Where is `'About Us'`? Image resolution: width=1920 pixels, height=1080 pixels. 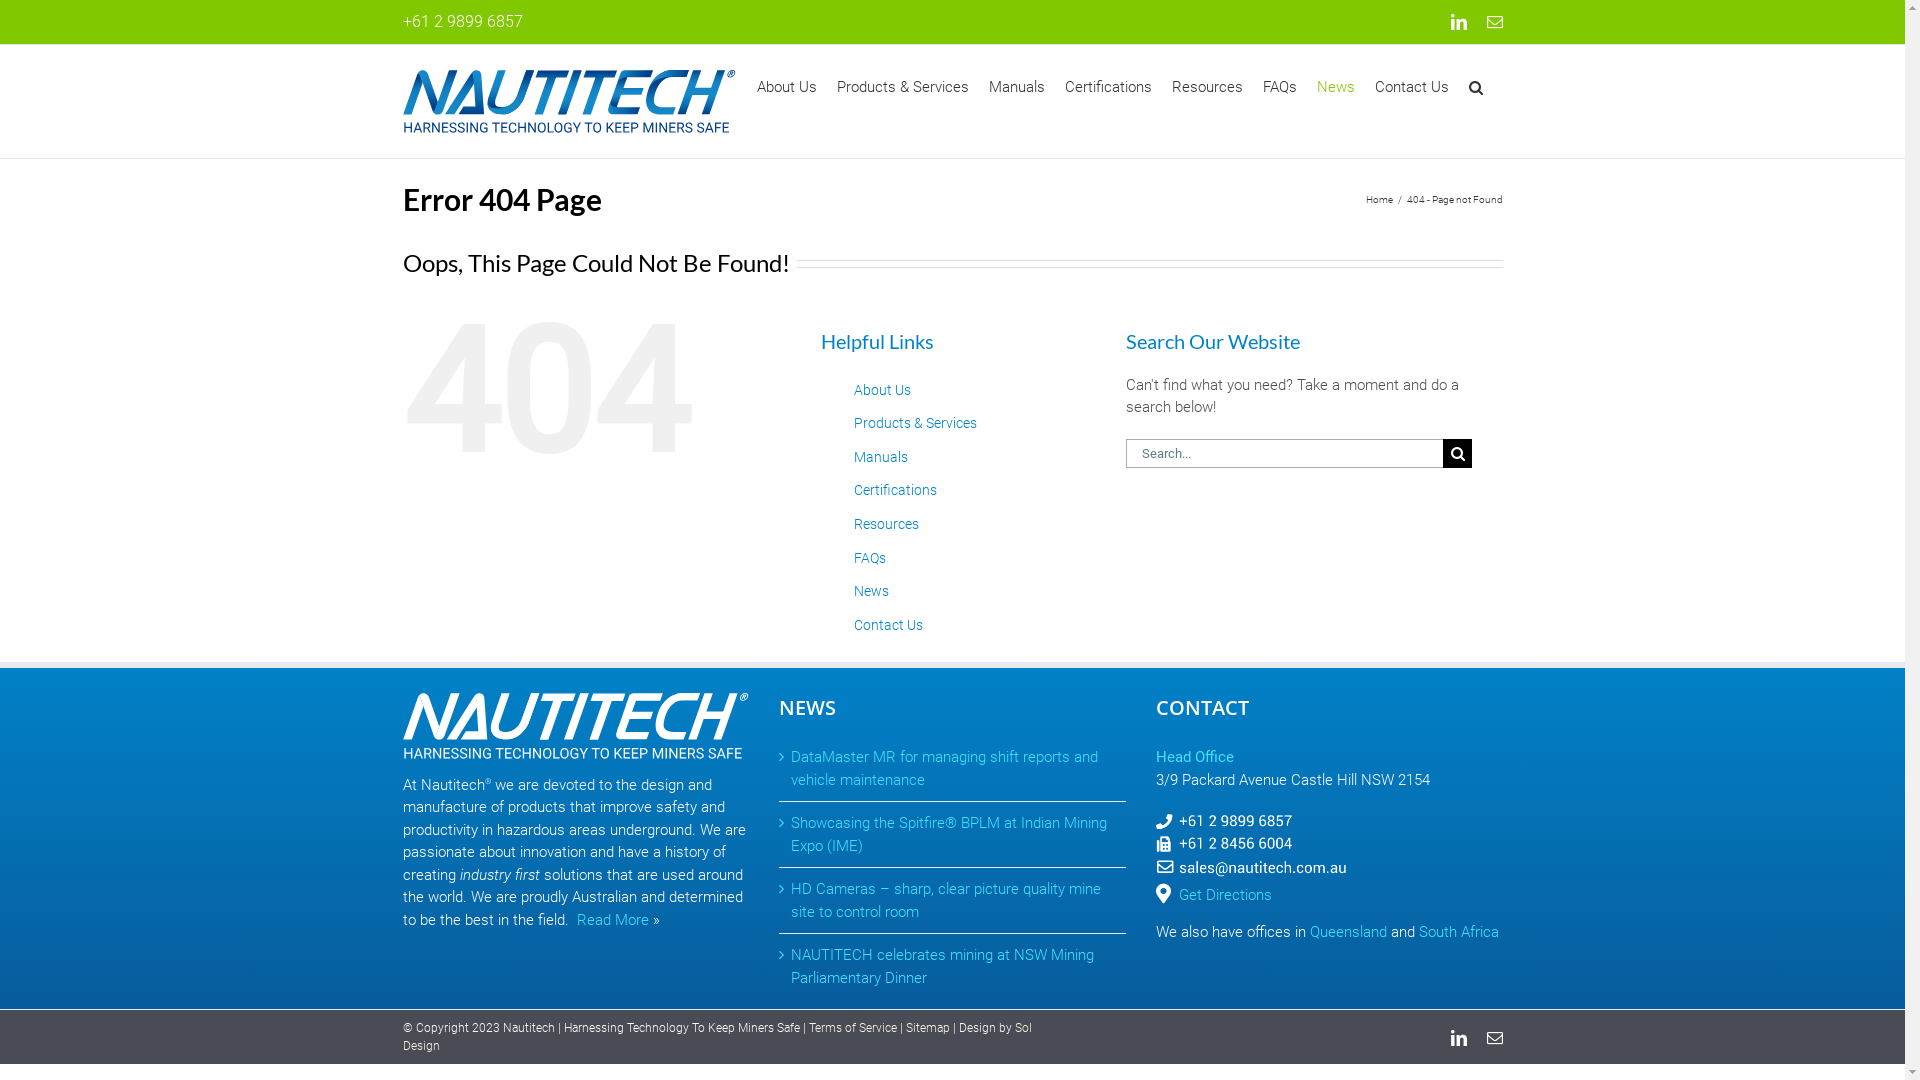 'About Us' is located at coordinates (785, 86).